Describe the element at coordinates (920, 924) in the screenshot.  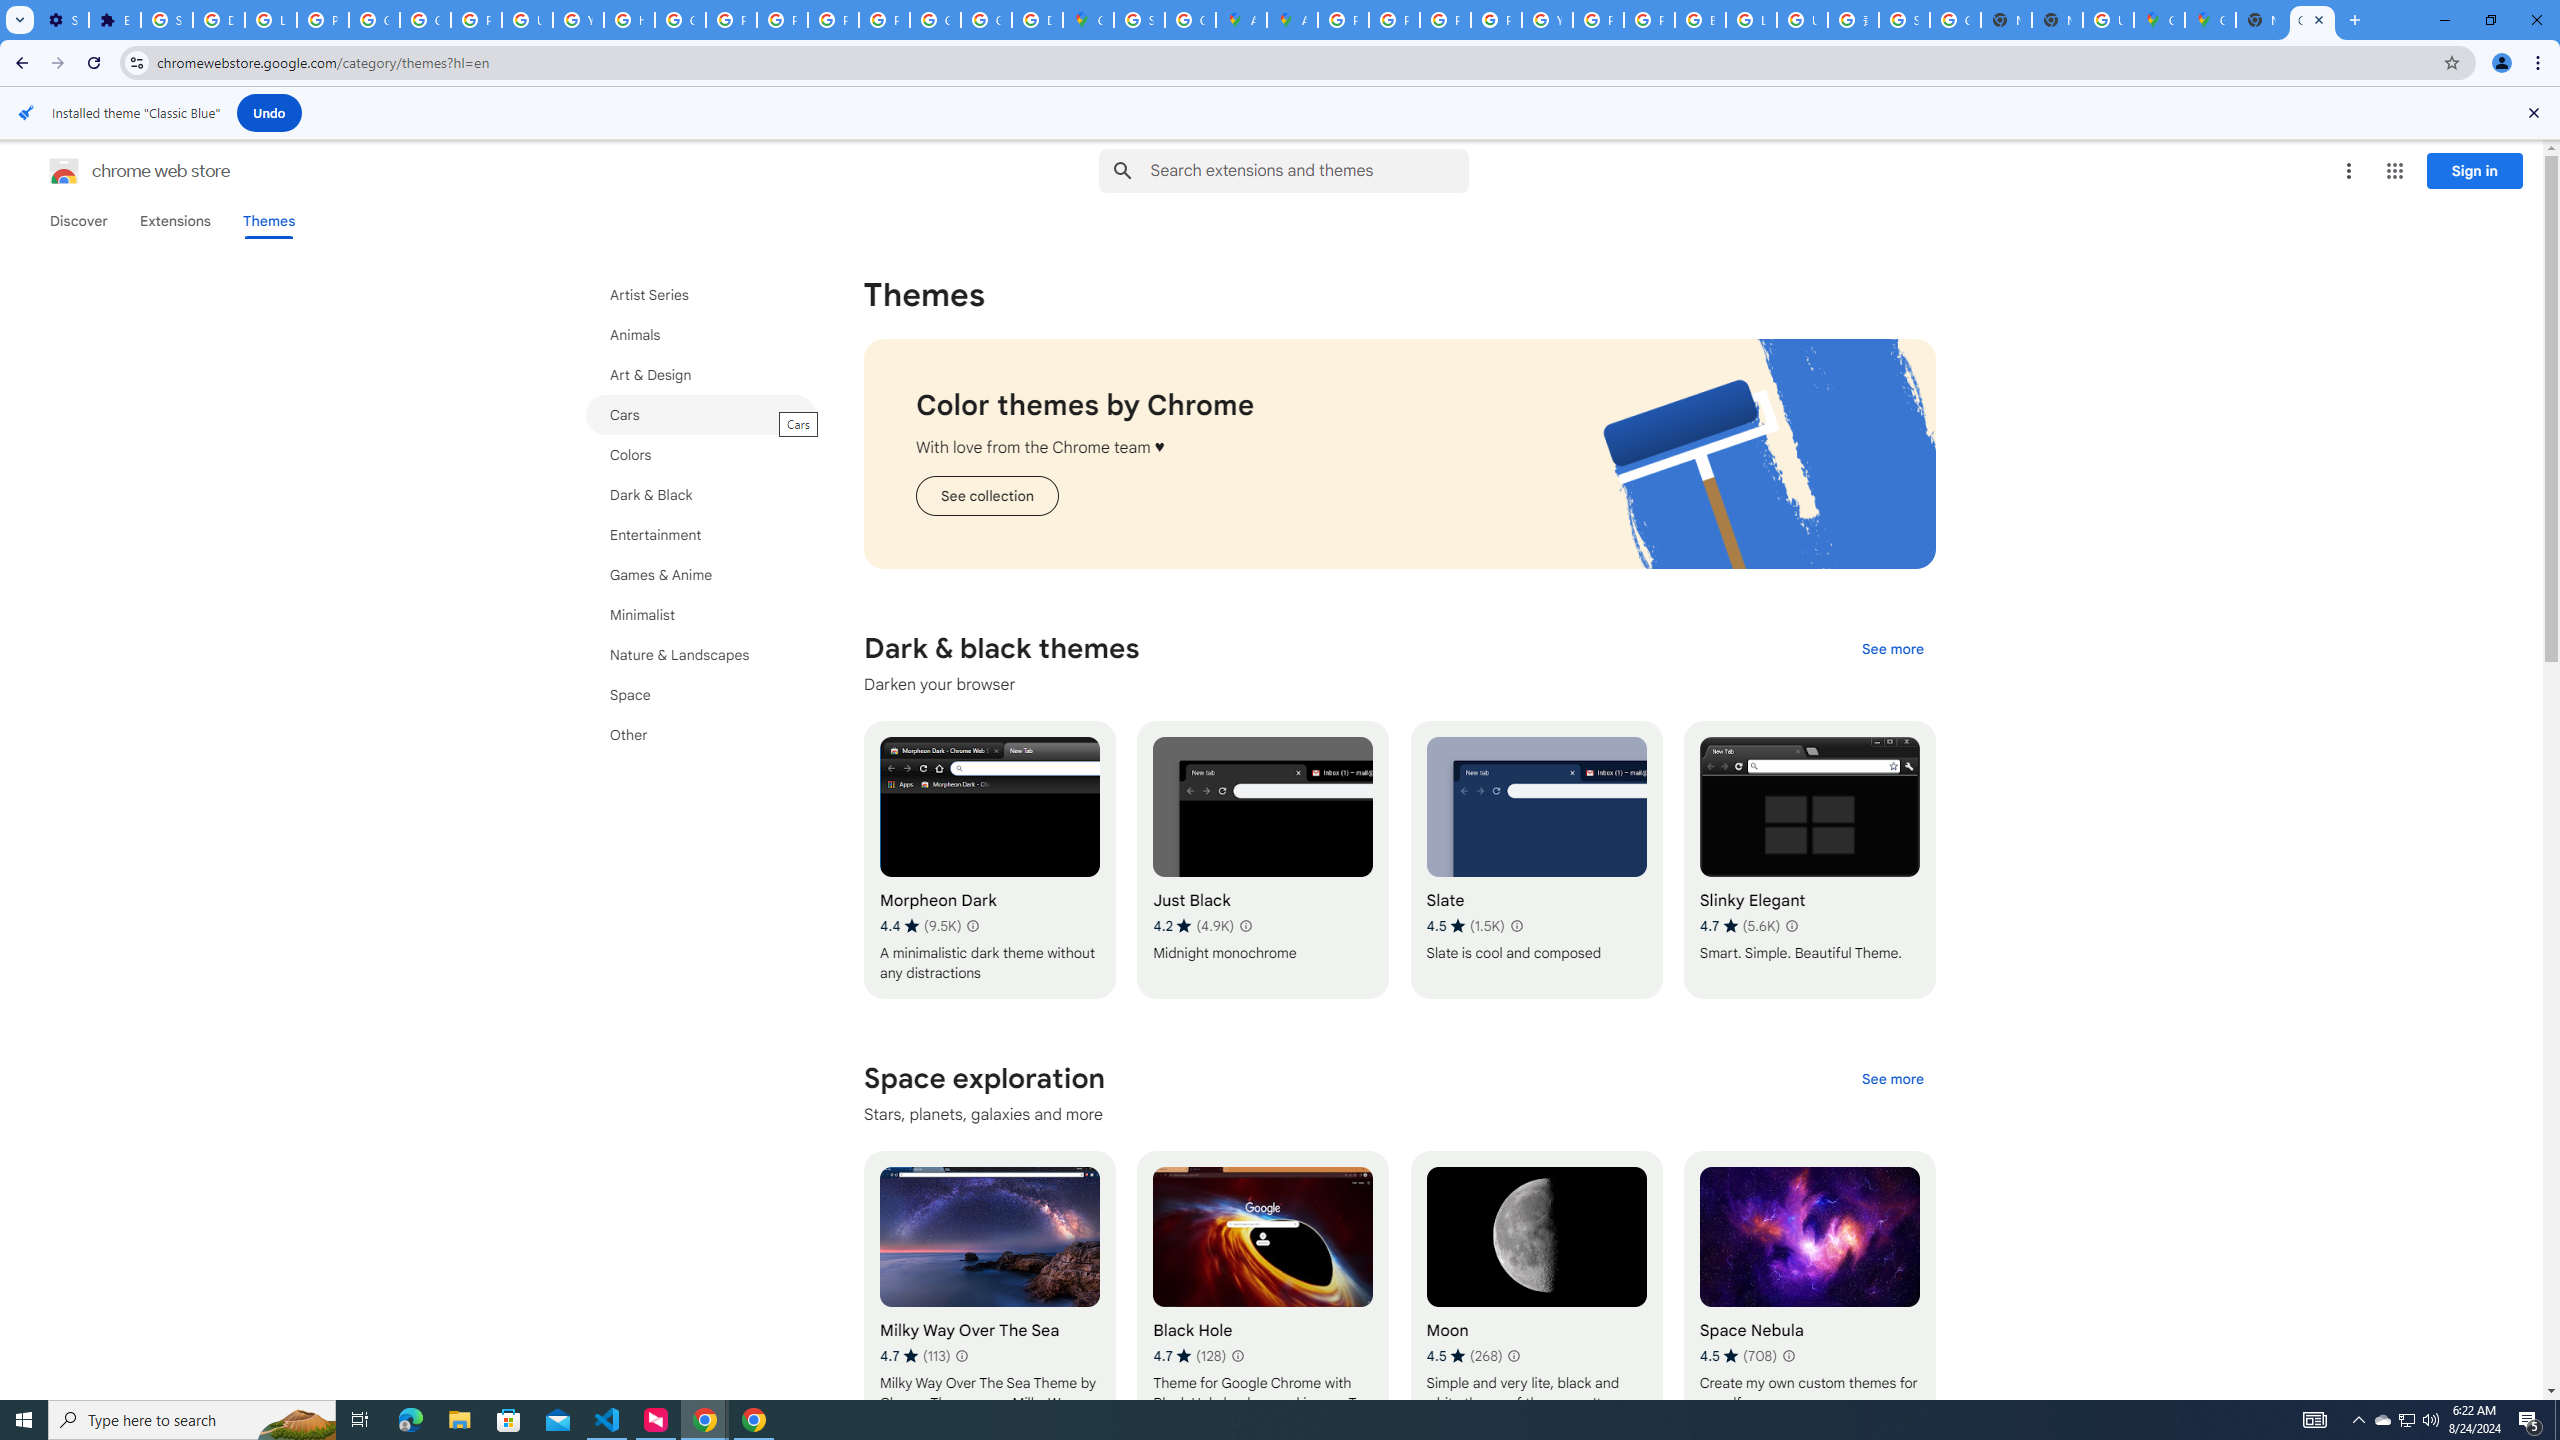
I see `'Average rating 4.4 out of 5 stars. 9.5K ratings.'` at that location.